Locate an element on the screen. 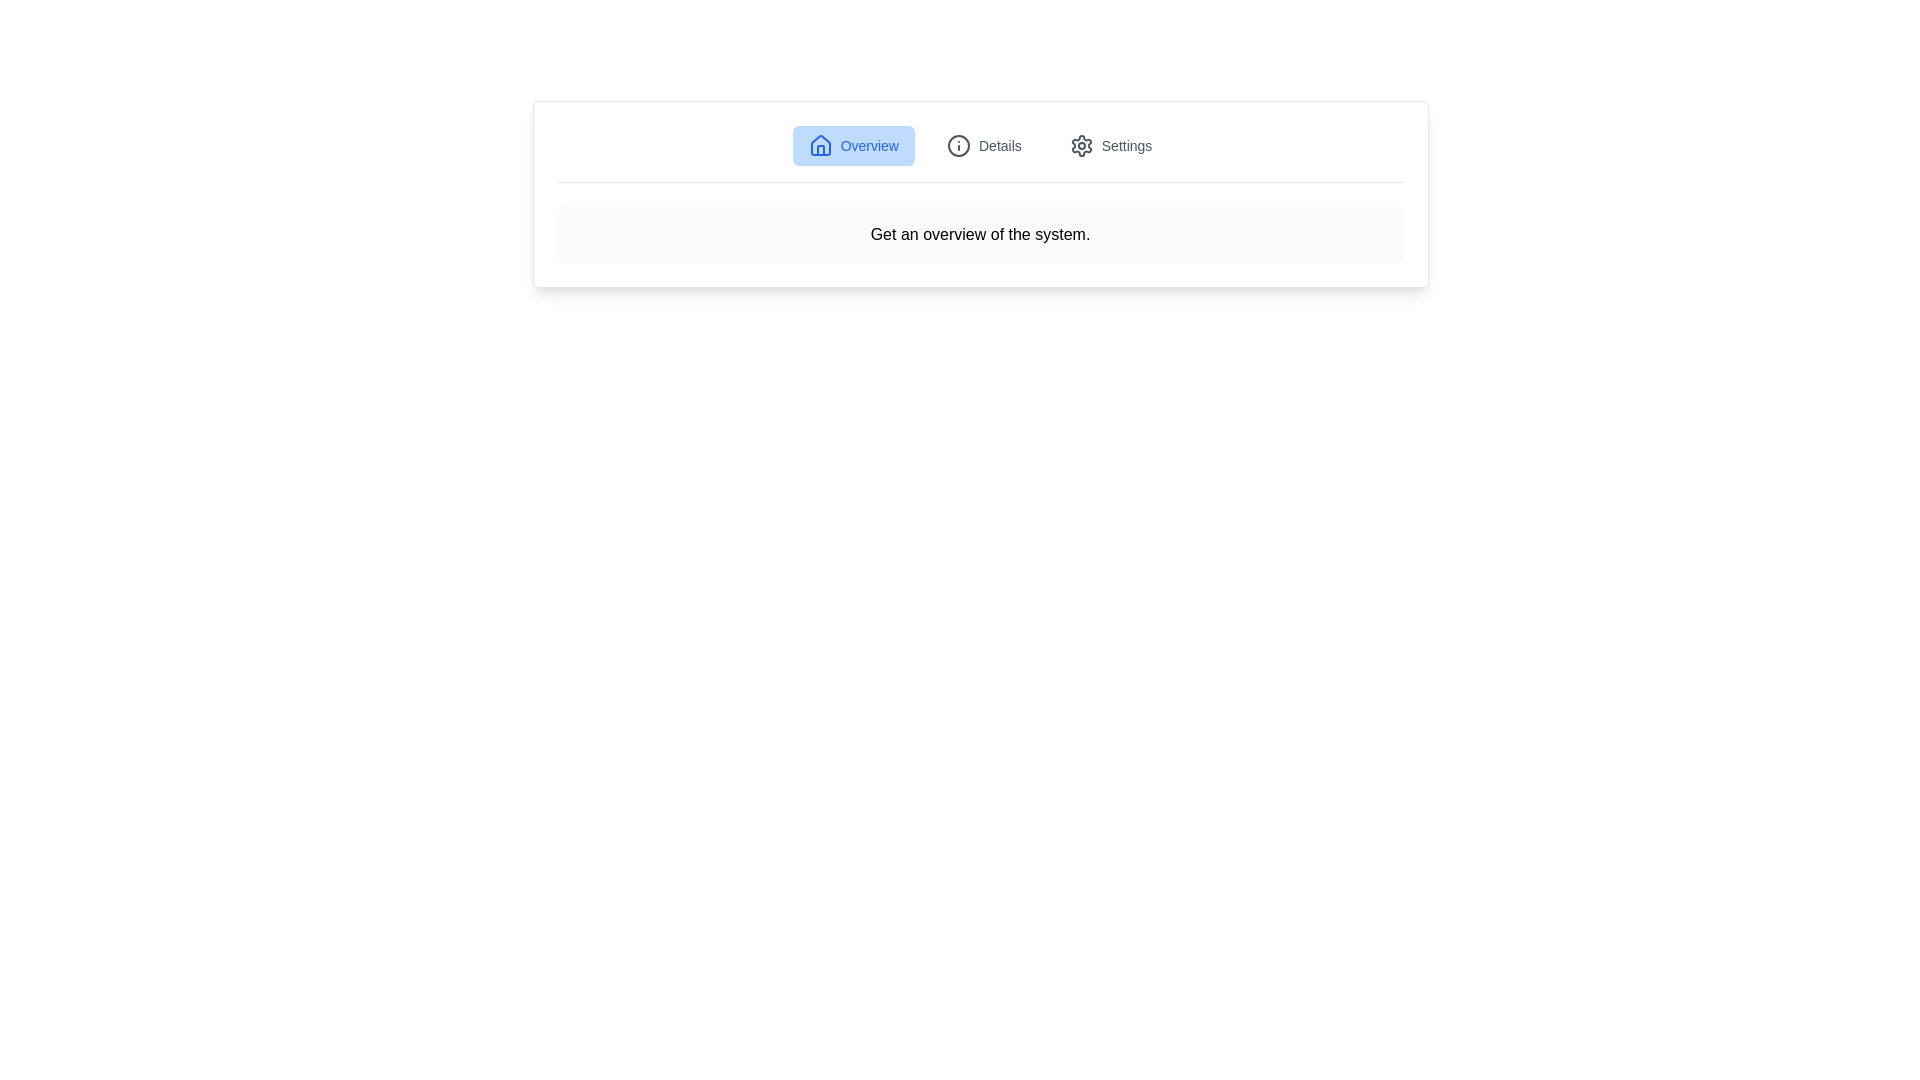 This screenshot has width=1920, height=1080. the 'Details' text link located on the horizontal navigation bar is located at coordinates (999, 145).